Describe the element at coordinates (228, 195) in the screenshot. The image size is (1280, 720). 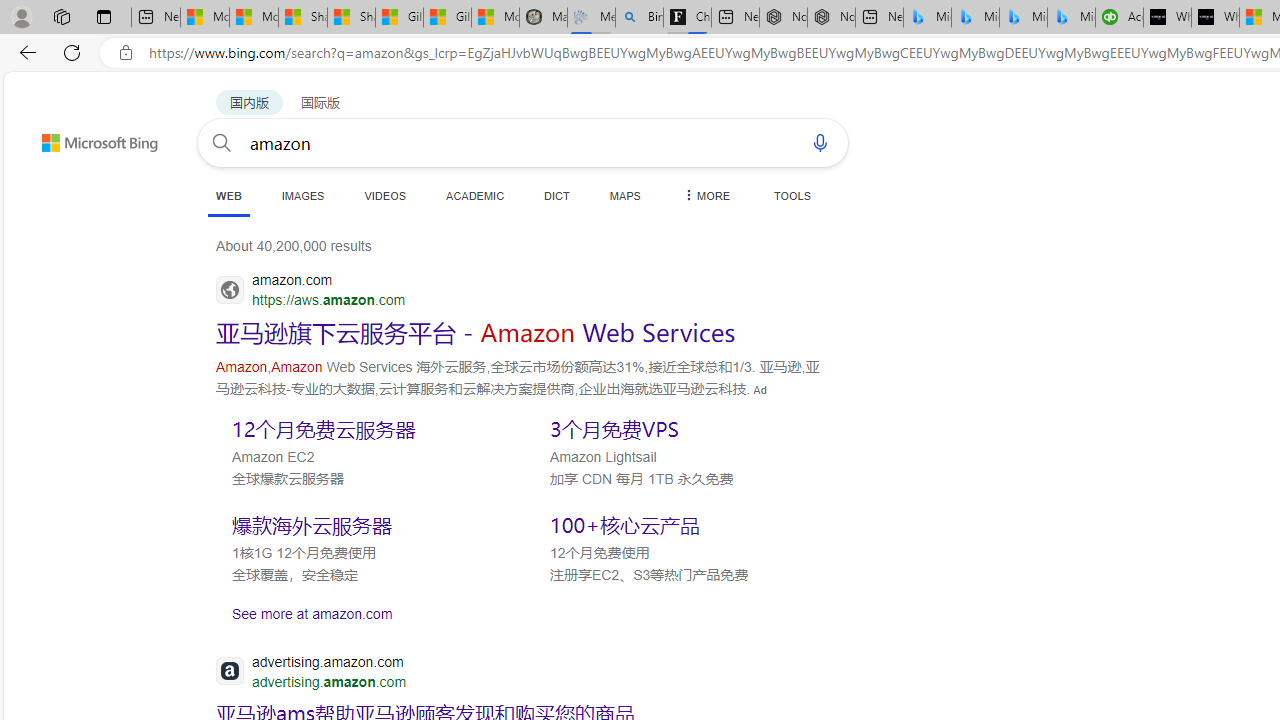
I see `'WEB'` at that location.